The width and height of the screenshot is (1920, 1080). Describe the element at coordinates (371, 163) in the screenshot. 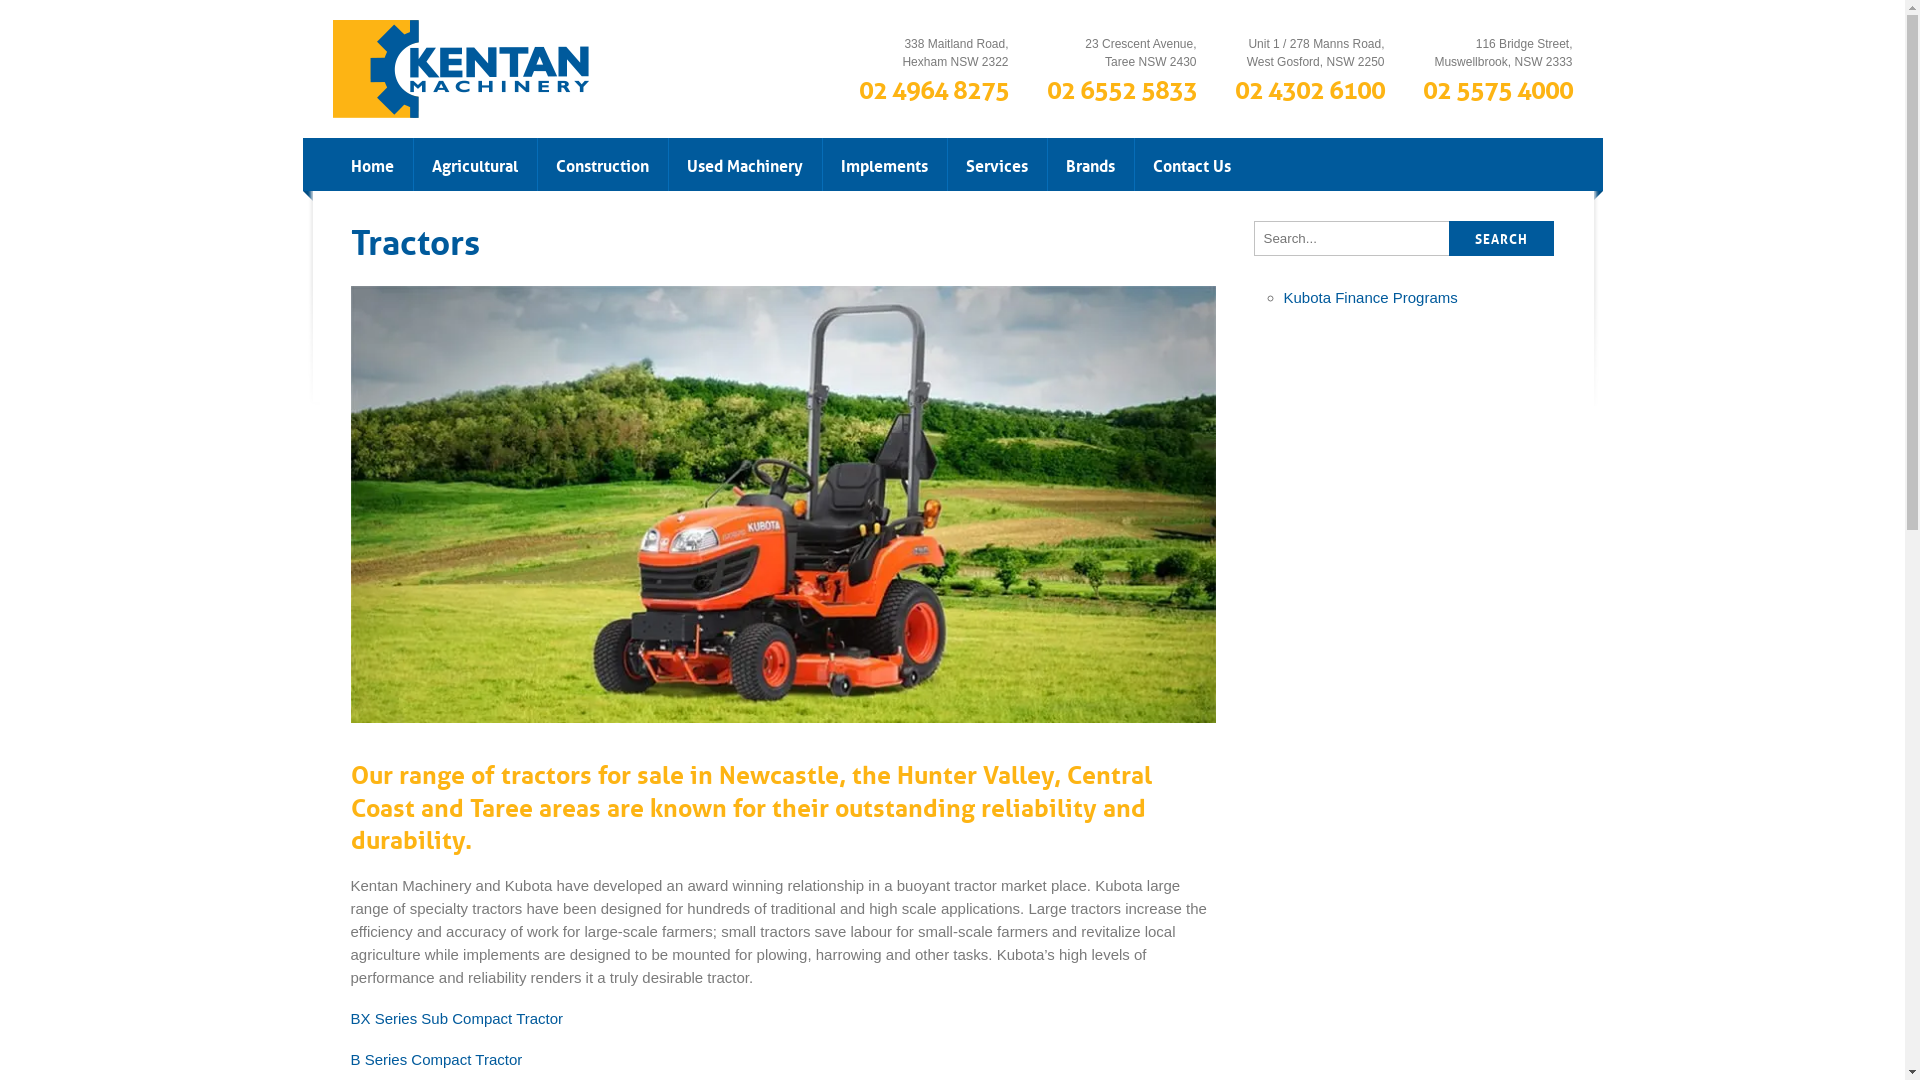

I see `'Home'` at that location.